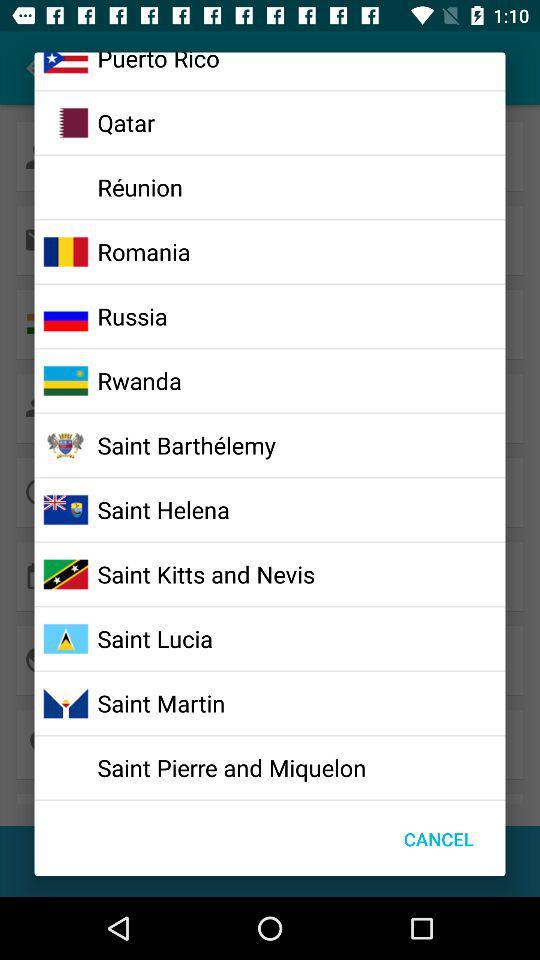 Image resolution: width=540 pixels, height=960 pixels. Describe the element at coordinates (160, 703) in the screenshot. I see `icon below the saint lucia` at that location.